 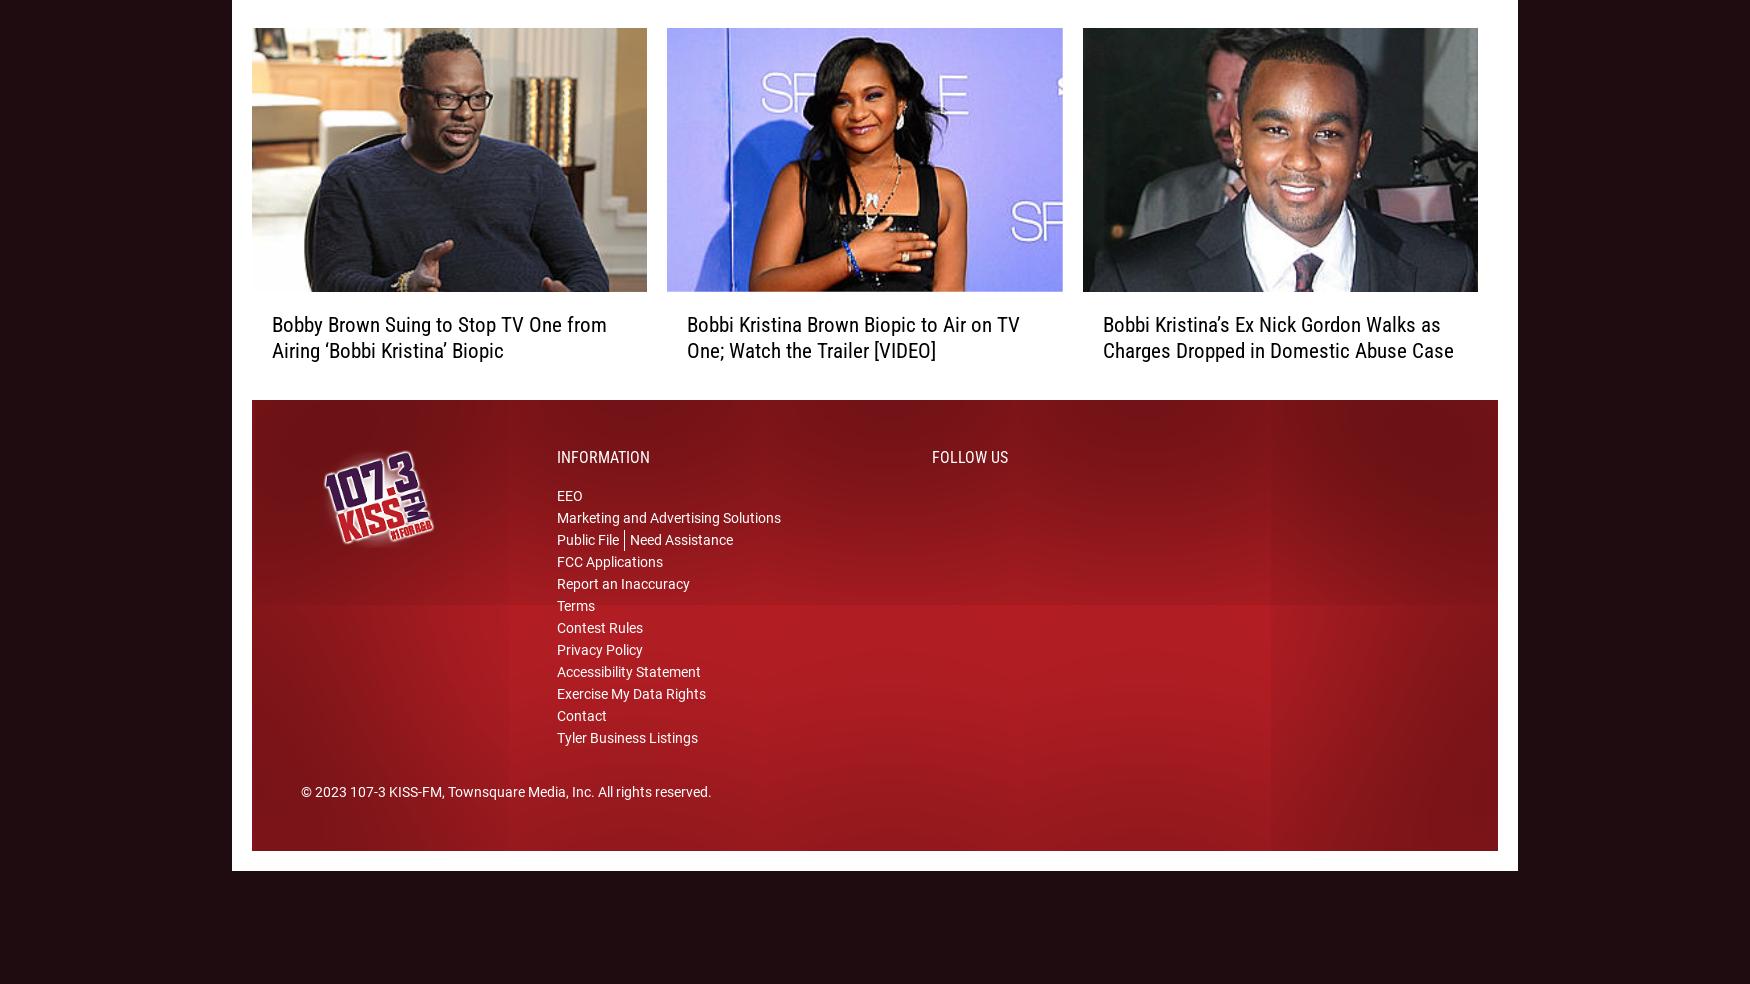 I want to click on '107-3 KISS-FM', so click(x=395, y=816).